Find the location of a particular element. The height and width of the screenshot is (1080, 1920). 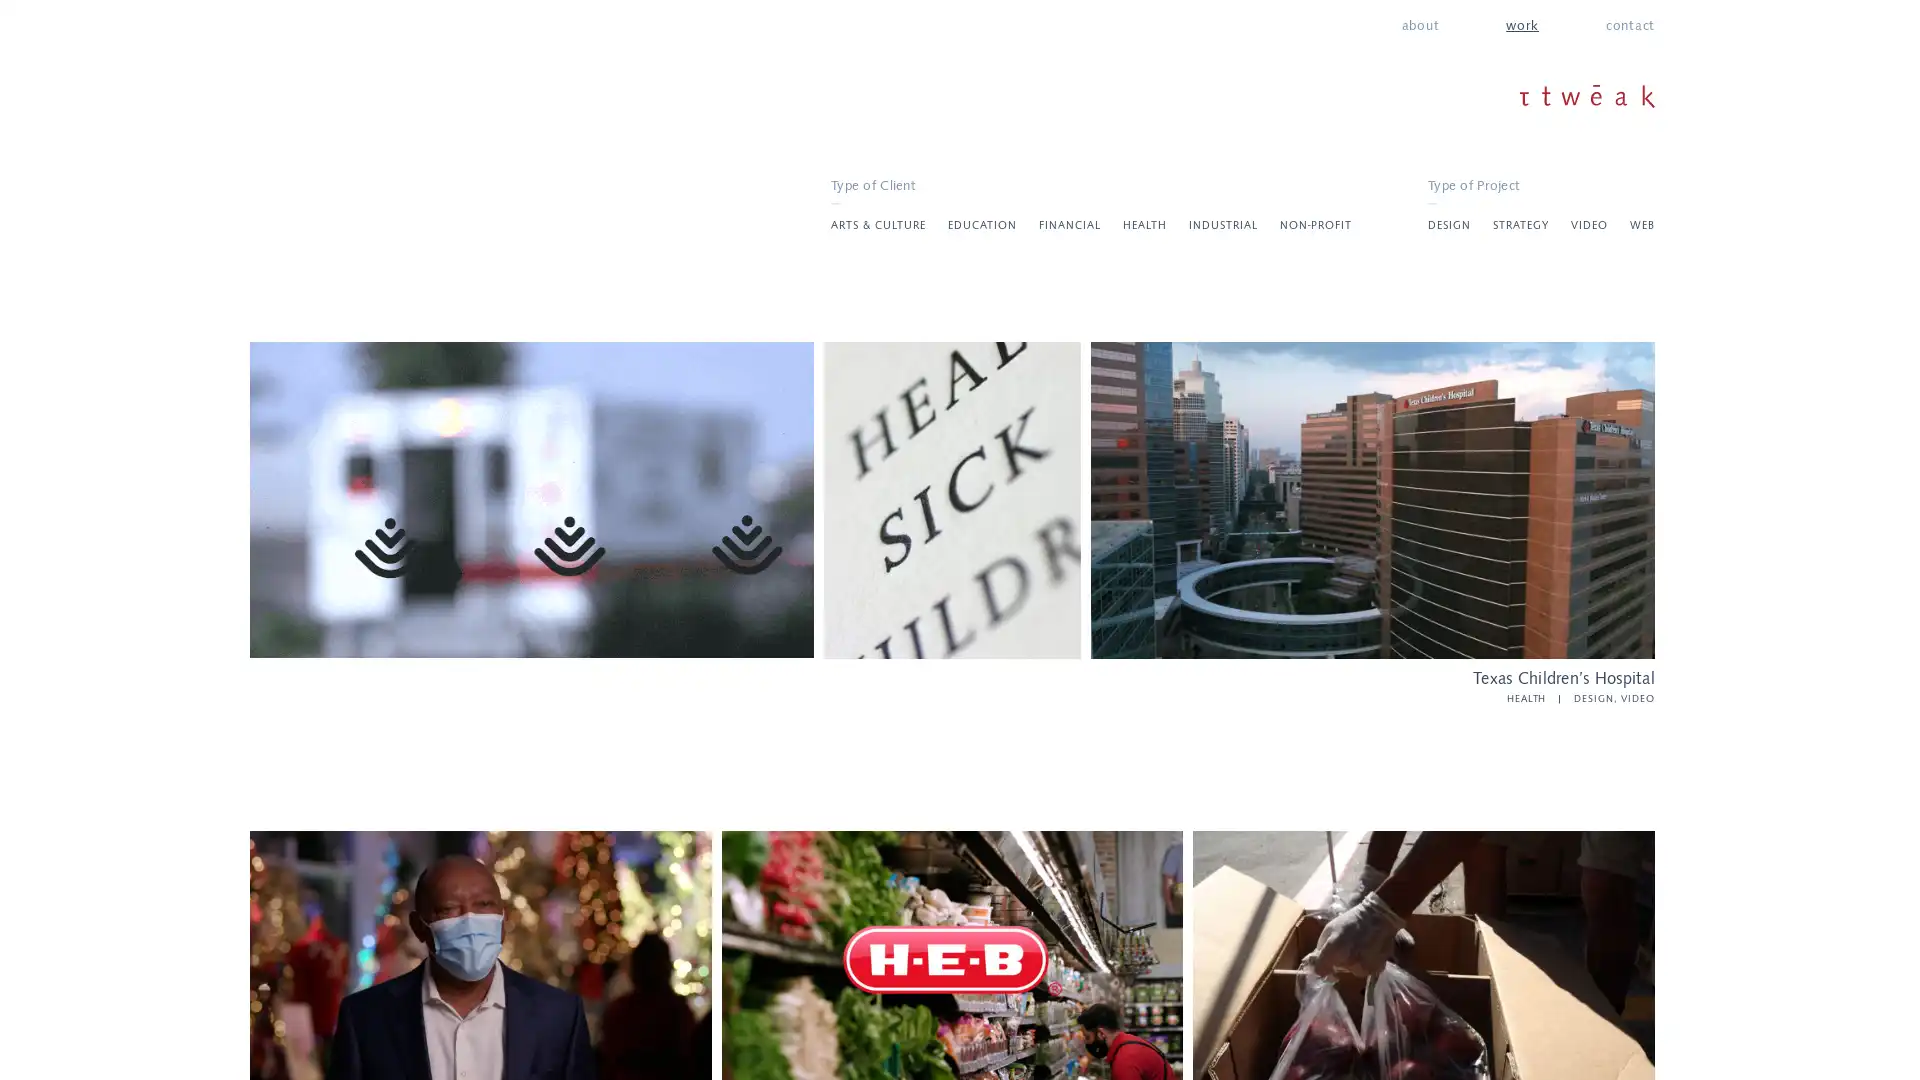

FINANCIAL is located at coordinates (1069, 225).